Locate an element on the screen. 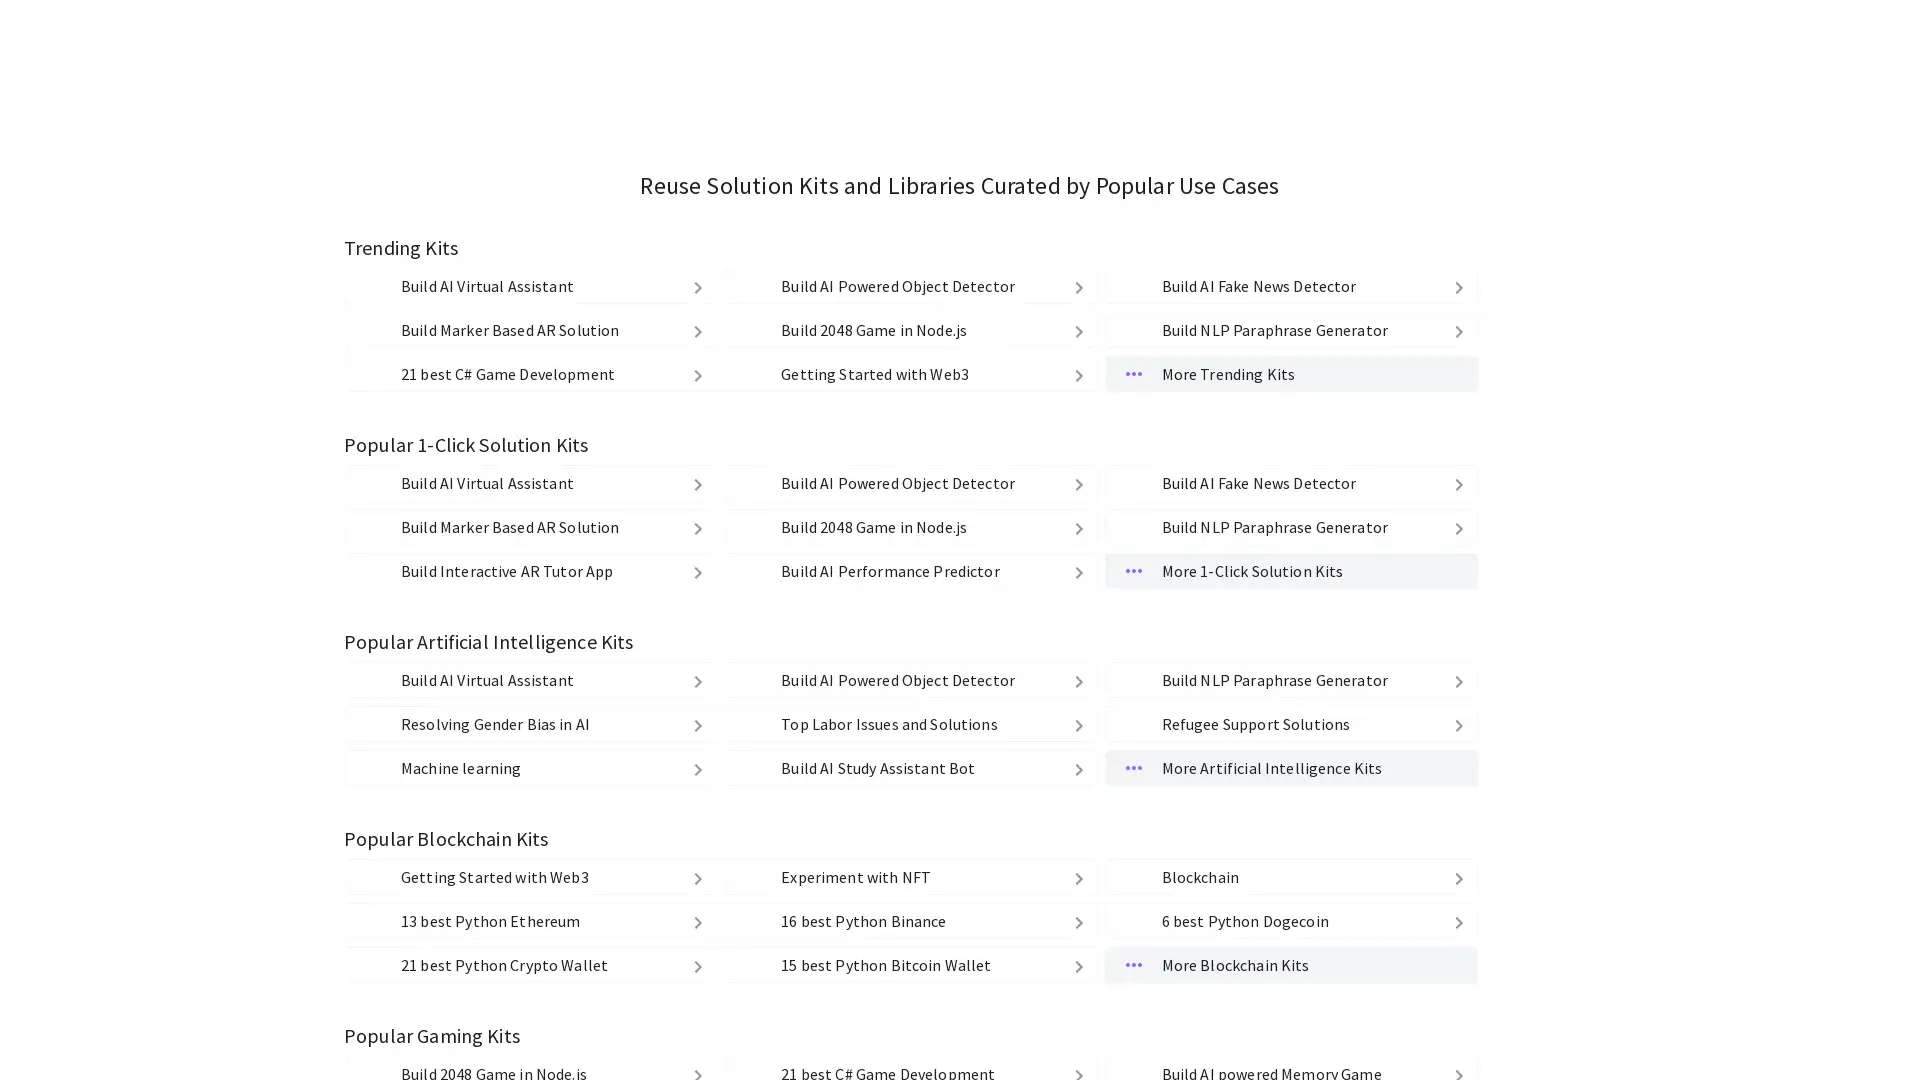 This screenshot has height=1080, width=1920. marker-based-ar-kit-using-mindar Build Marker Based AR Solution is located at coordinates (530, 1029).